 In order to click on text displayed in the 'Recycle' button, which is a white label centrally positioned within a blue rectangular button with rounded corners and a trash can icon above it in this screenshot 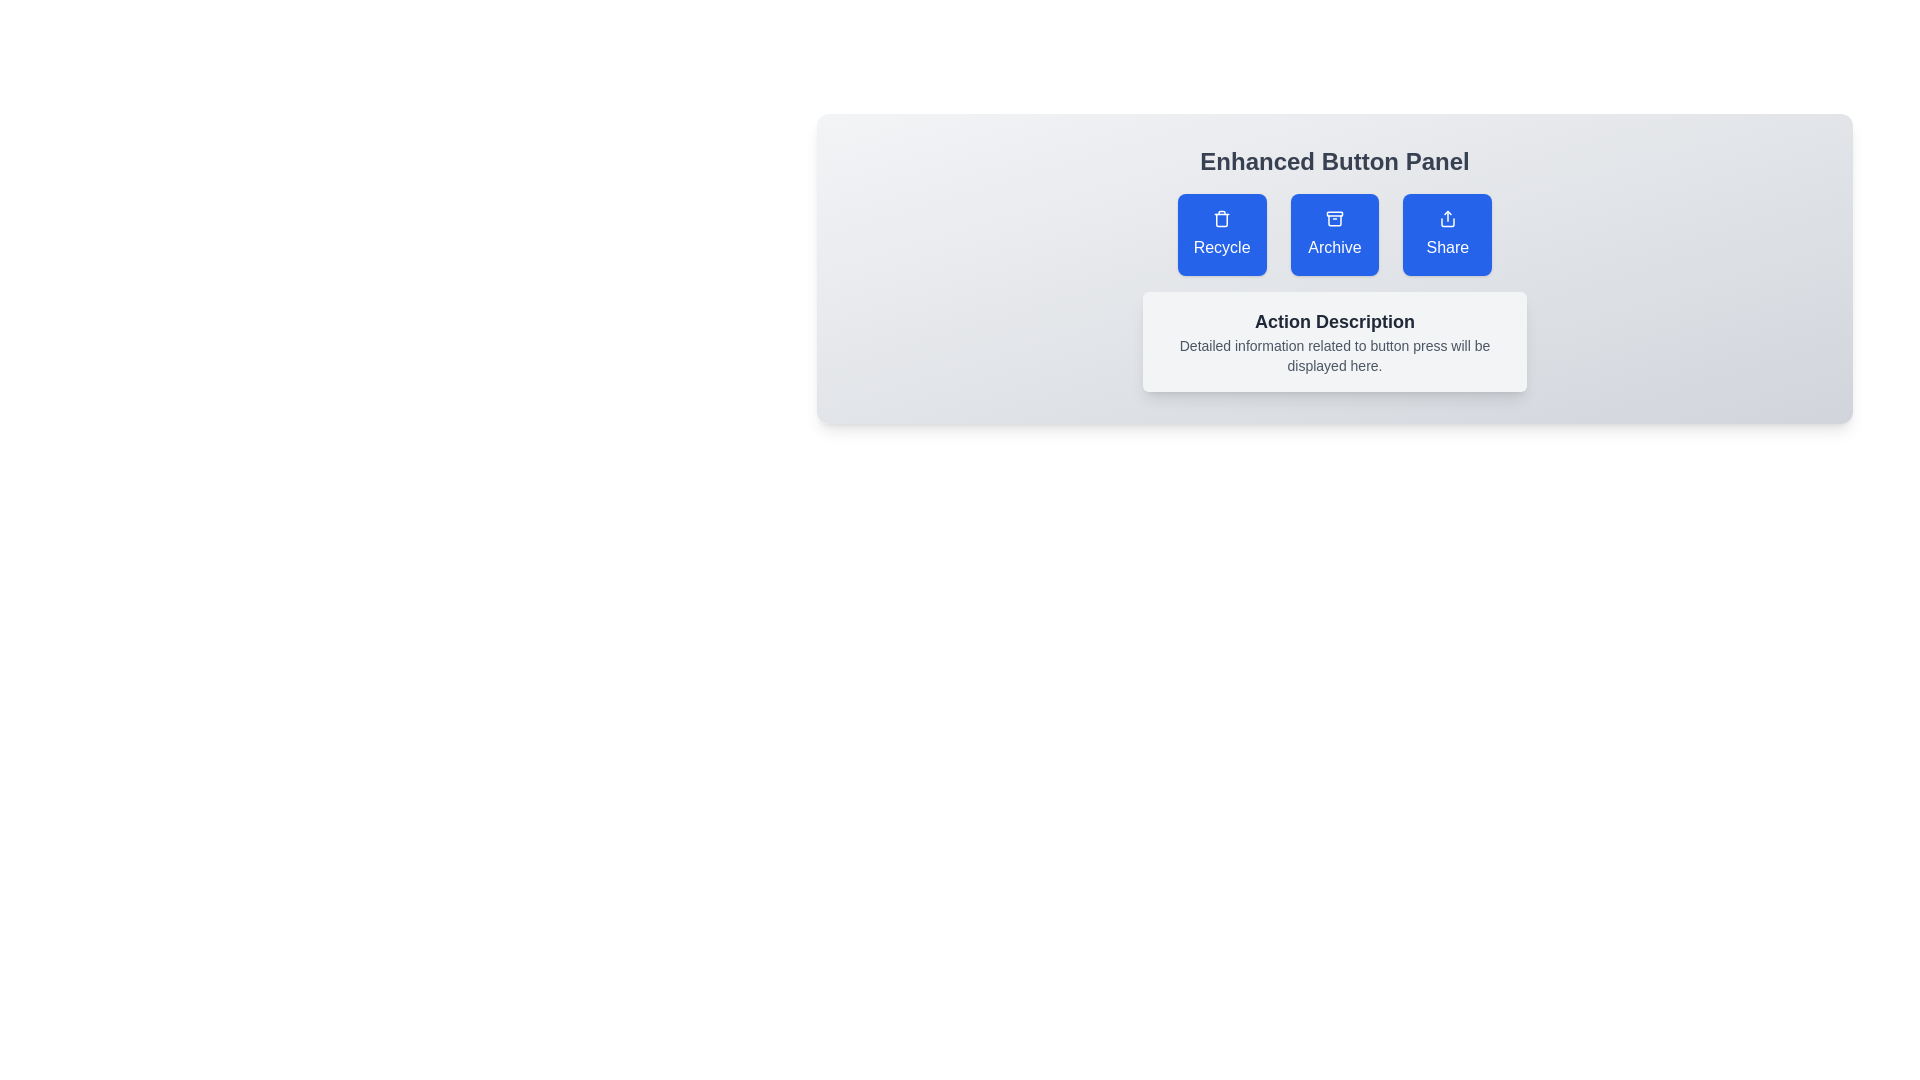, I will do `click(1221, 246)`.